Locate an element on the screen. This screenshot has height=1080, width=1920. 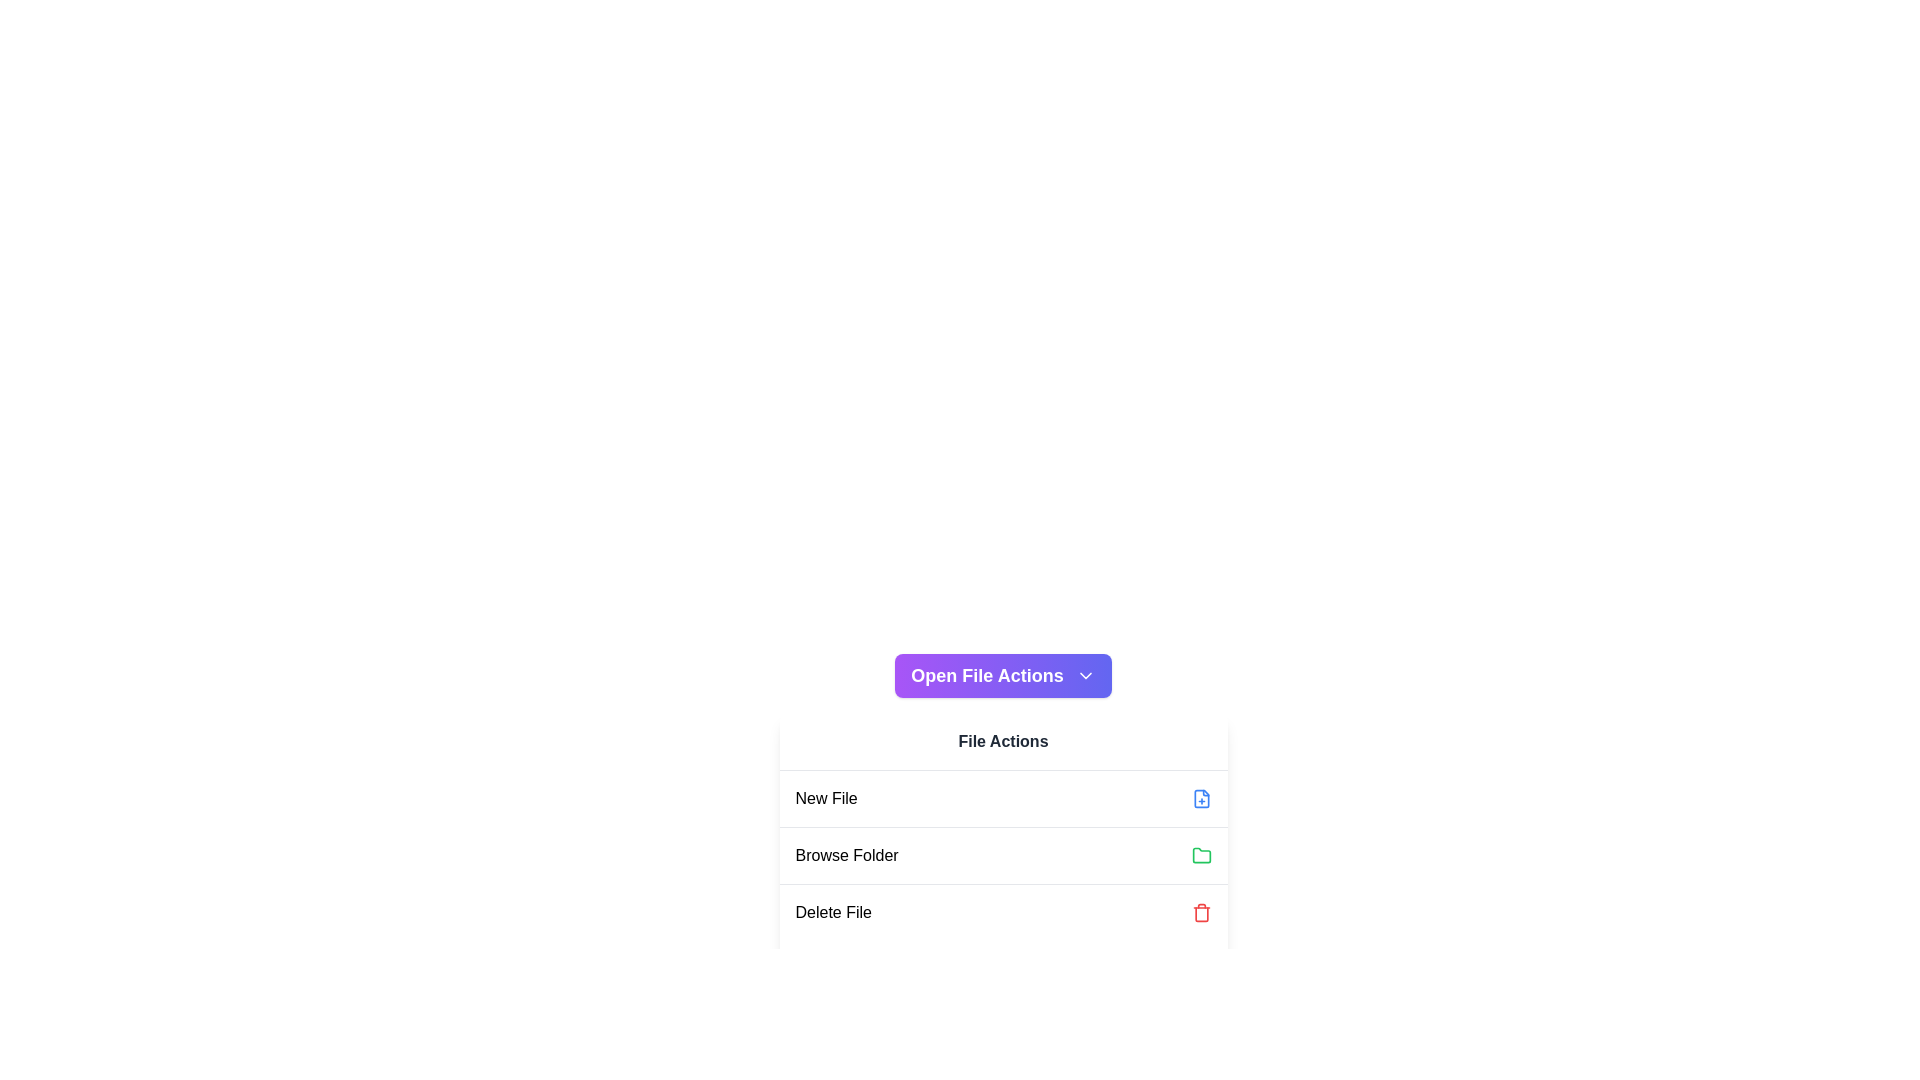
the chevron icon located to the right of the 'Open File Actions' button is located at coordinates (1084, 675).